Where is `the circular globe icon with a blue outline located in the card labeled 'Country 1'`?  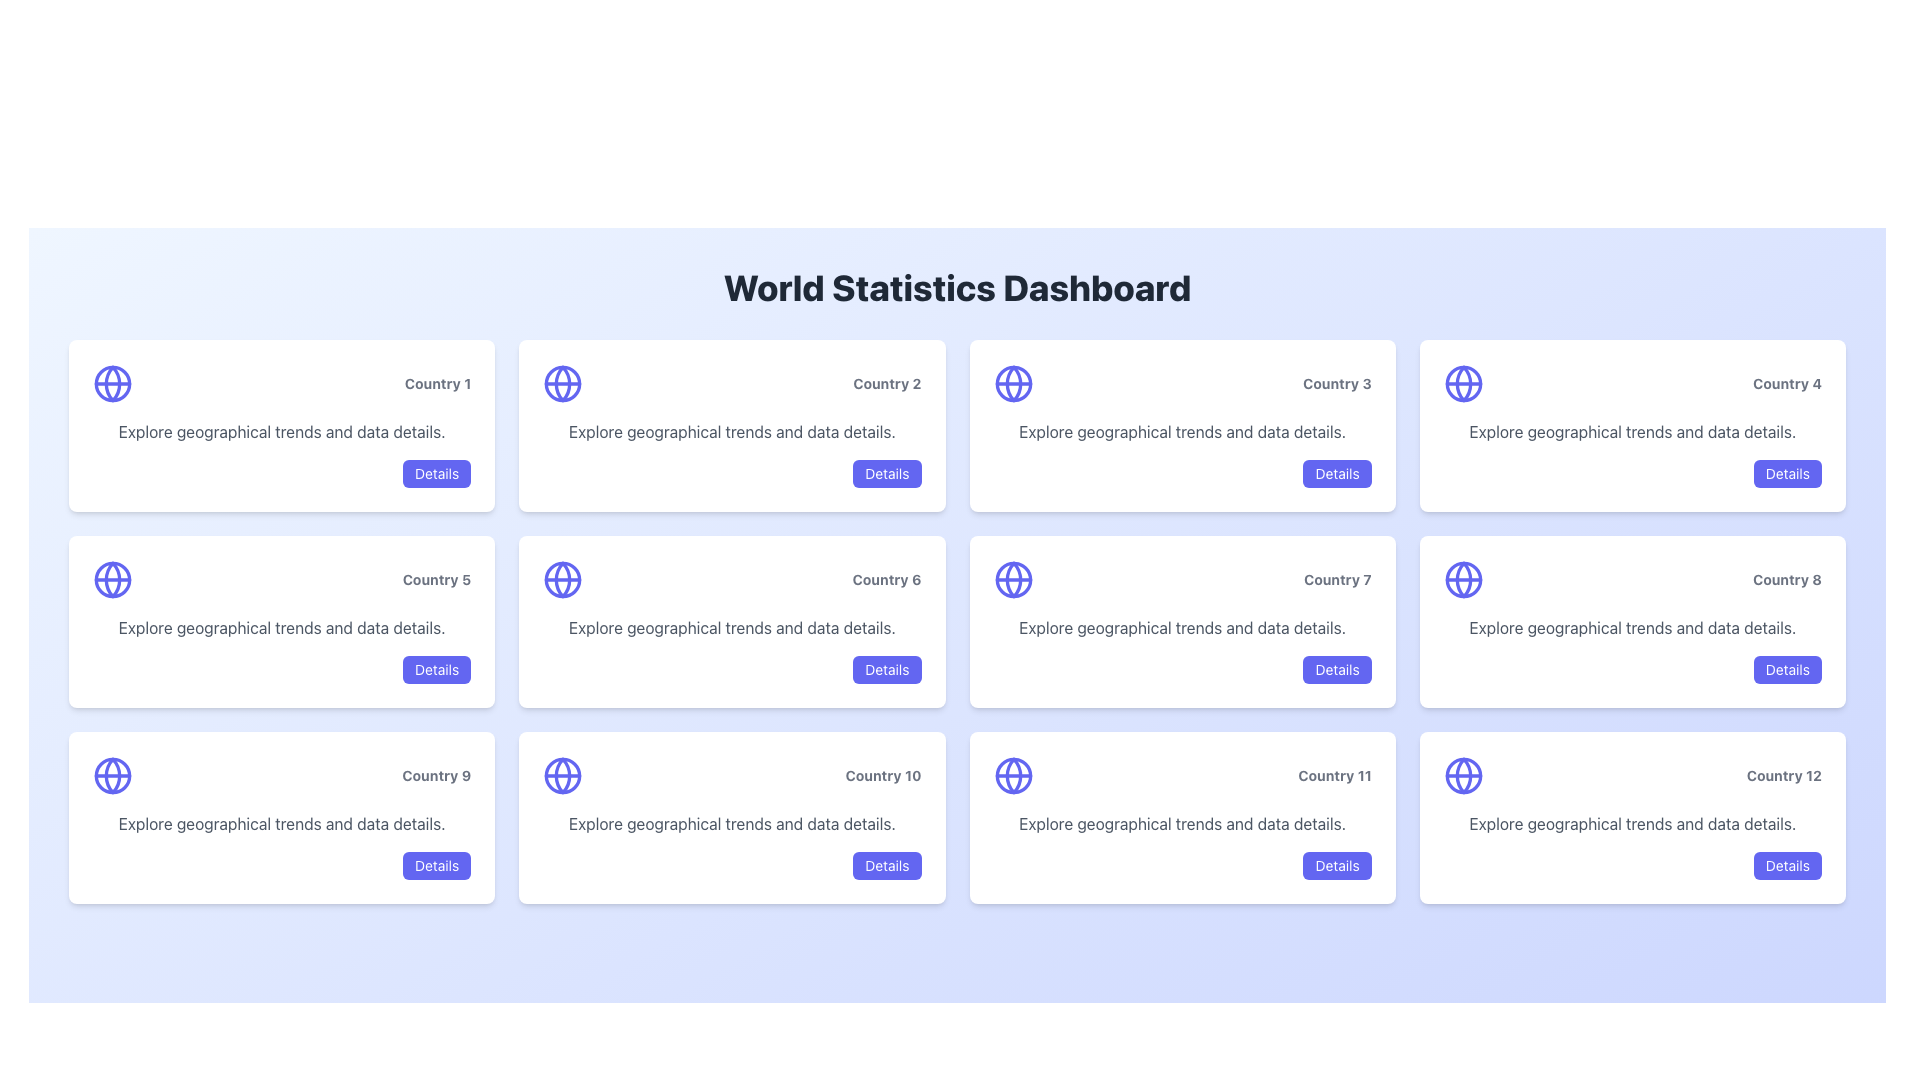
the circular globe icon with a blue outline located in the card labeled 'Country 1' is located at coordinates (112, 384).